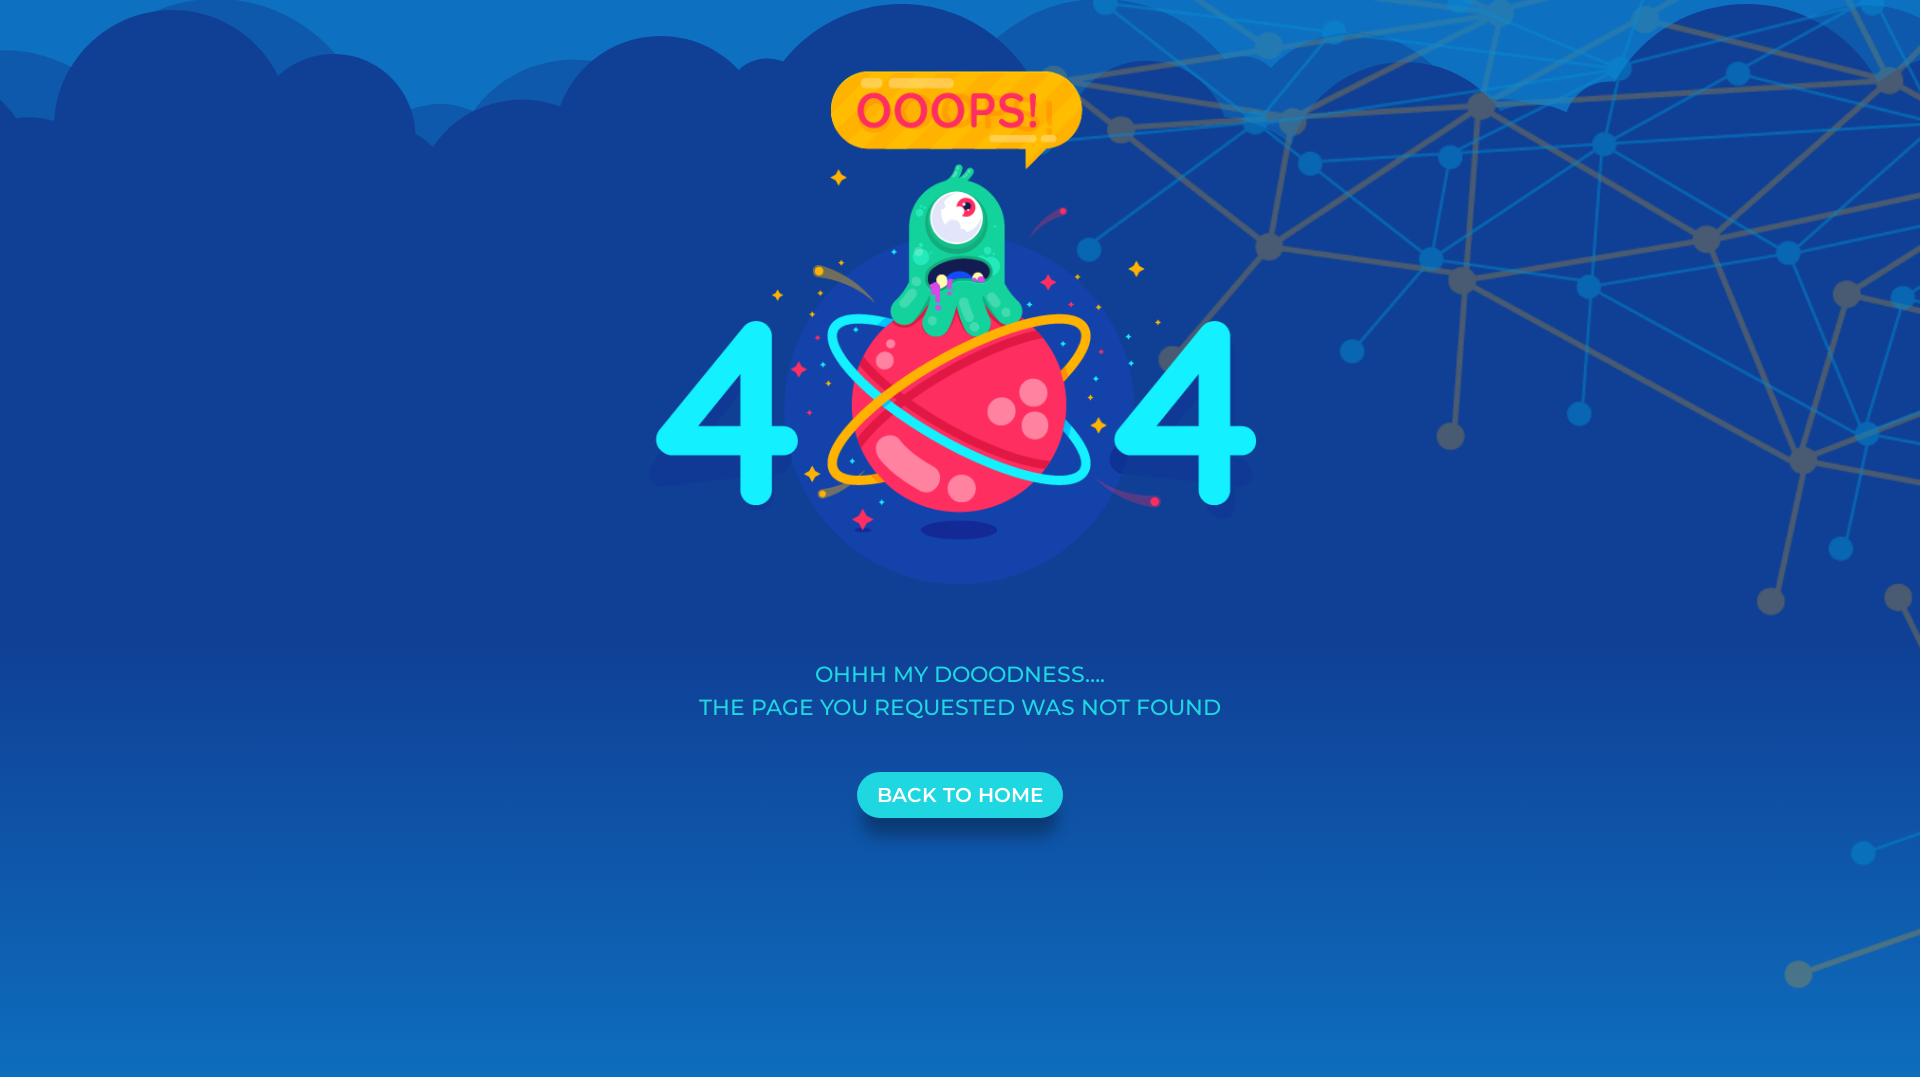  Describe the element at coordinates (960, 793) in the screenshot. I see `'BACK TO HOME'` at that location.